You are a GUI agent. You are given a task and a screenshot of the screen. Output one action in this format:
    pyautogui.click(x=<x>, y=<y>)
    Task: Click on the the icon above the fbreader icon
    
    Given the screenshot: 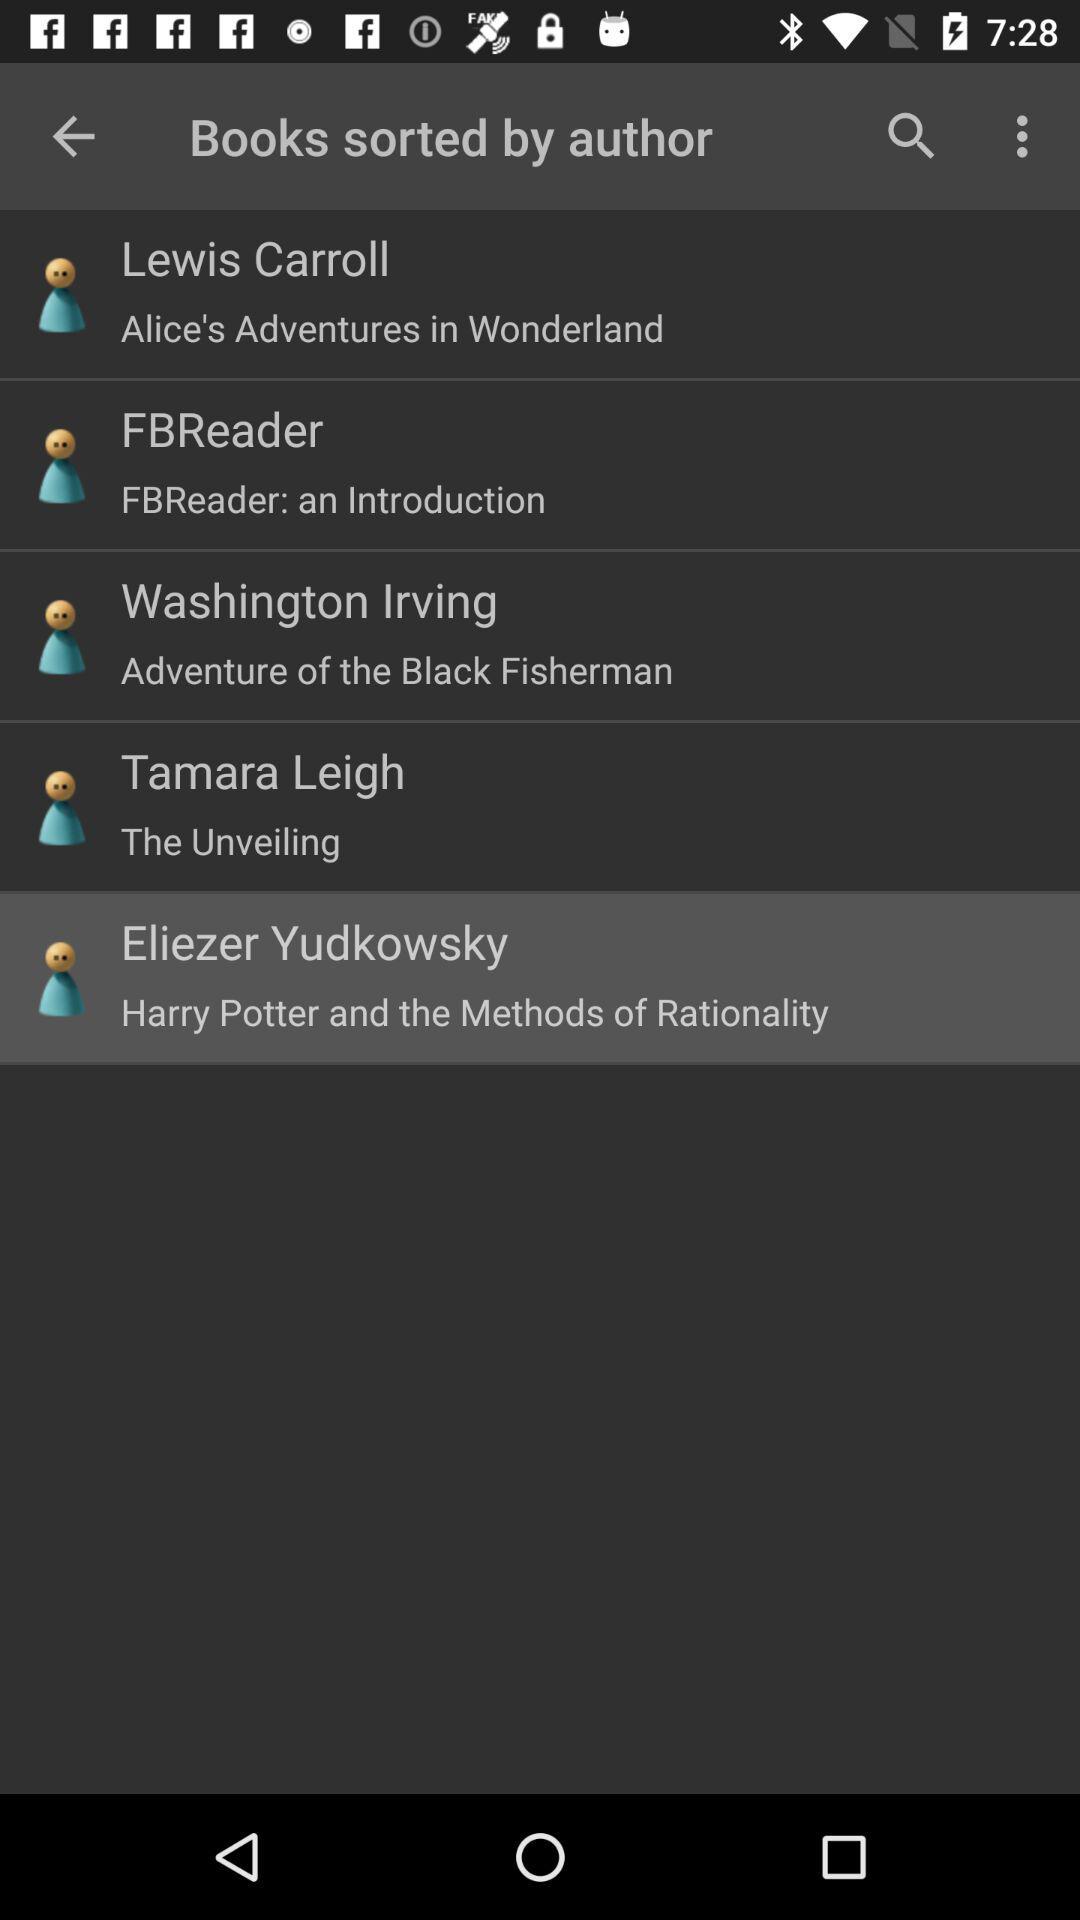 What is the action you would take?
    pyautogui.click(x=392, y=327)
    